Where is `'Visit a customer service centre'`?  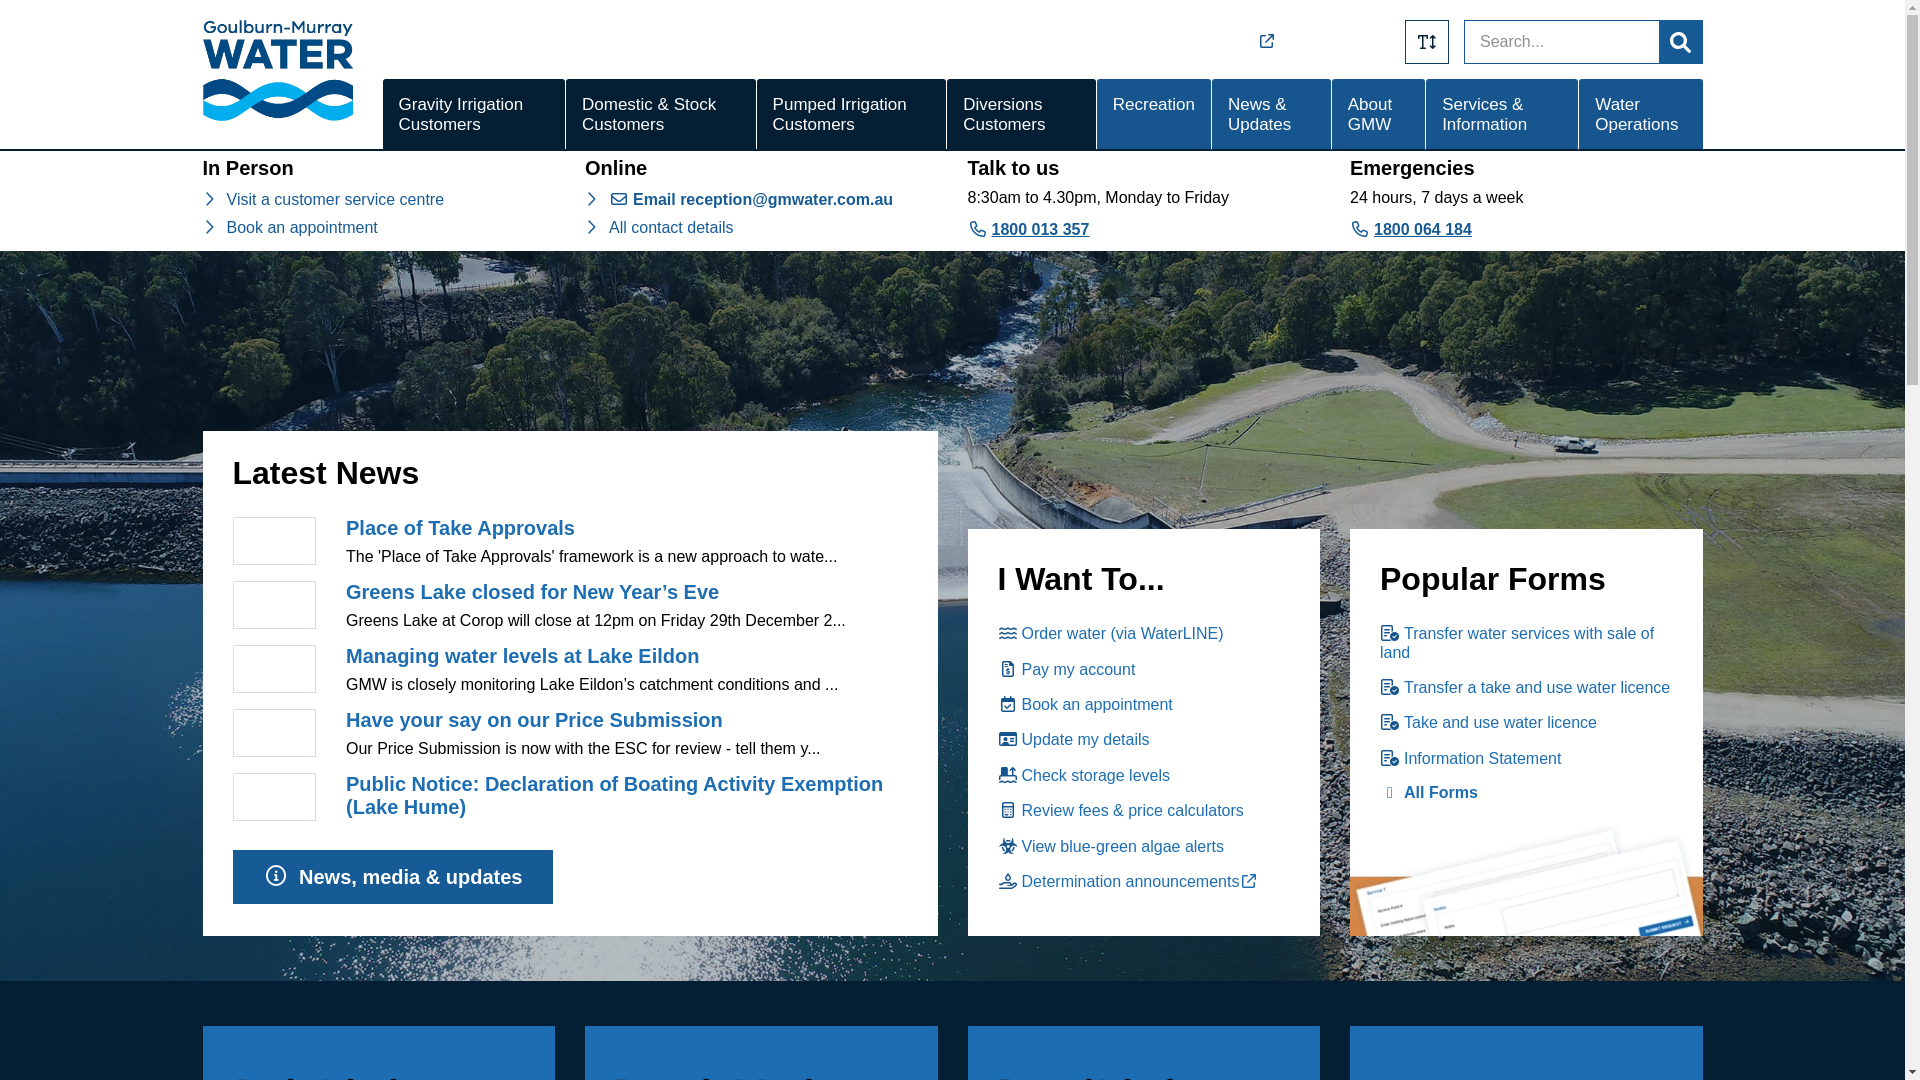 'Visit a customer service centre' is located at coordinates (335, 199).